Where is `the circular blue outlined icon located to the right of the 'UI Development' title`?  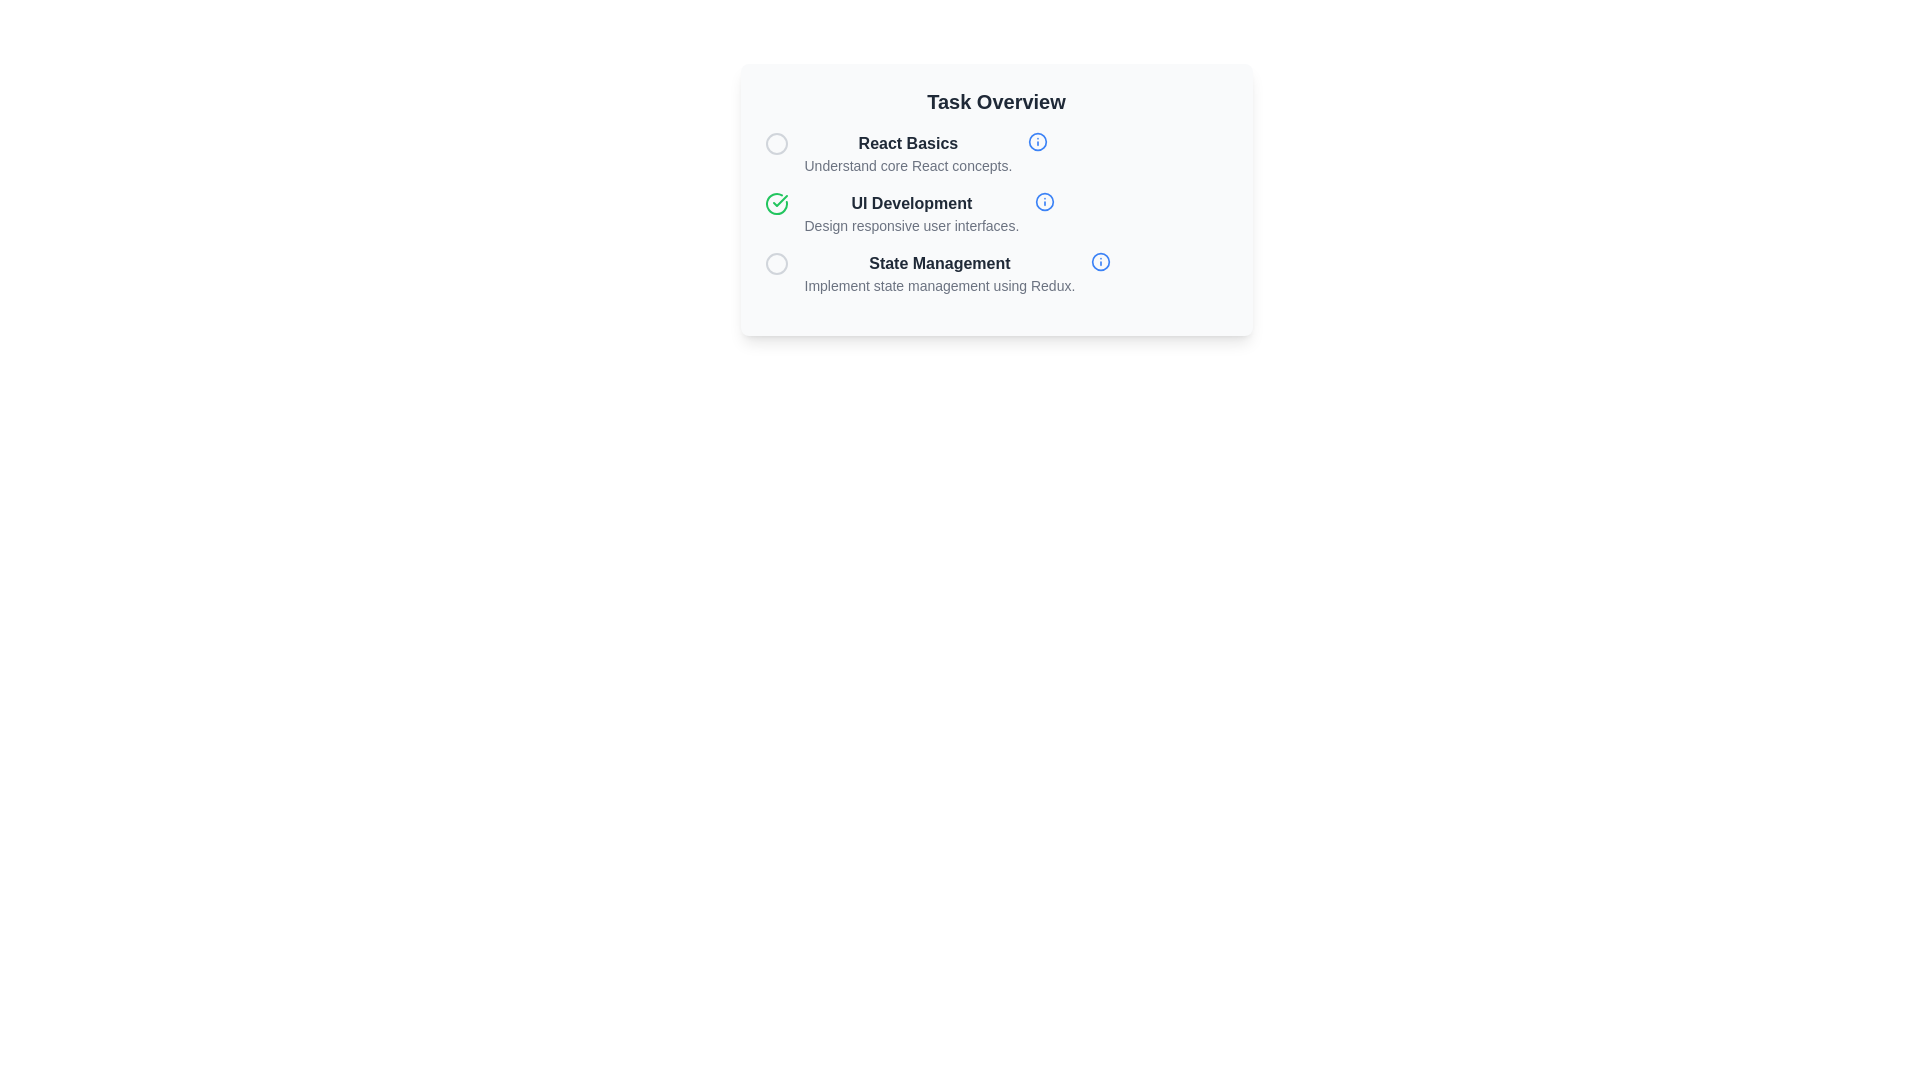
the circular blue outlined icon located to the right of the 'UI Development' title is located at coordinates (1044, 201).